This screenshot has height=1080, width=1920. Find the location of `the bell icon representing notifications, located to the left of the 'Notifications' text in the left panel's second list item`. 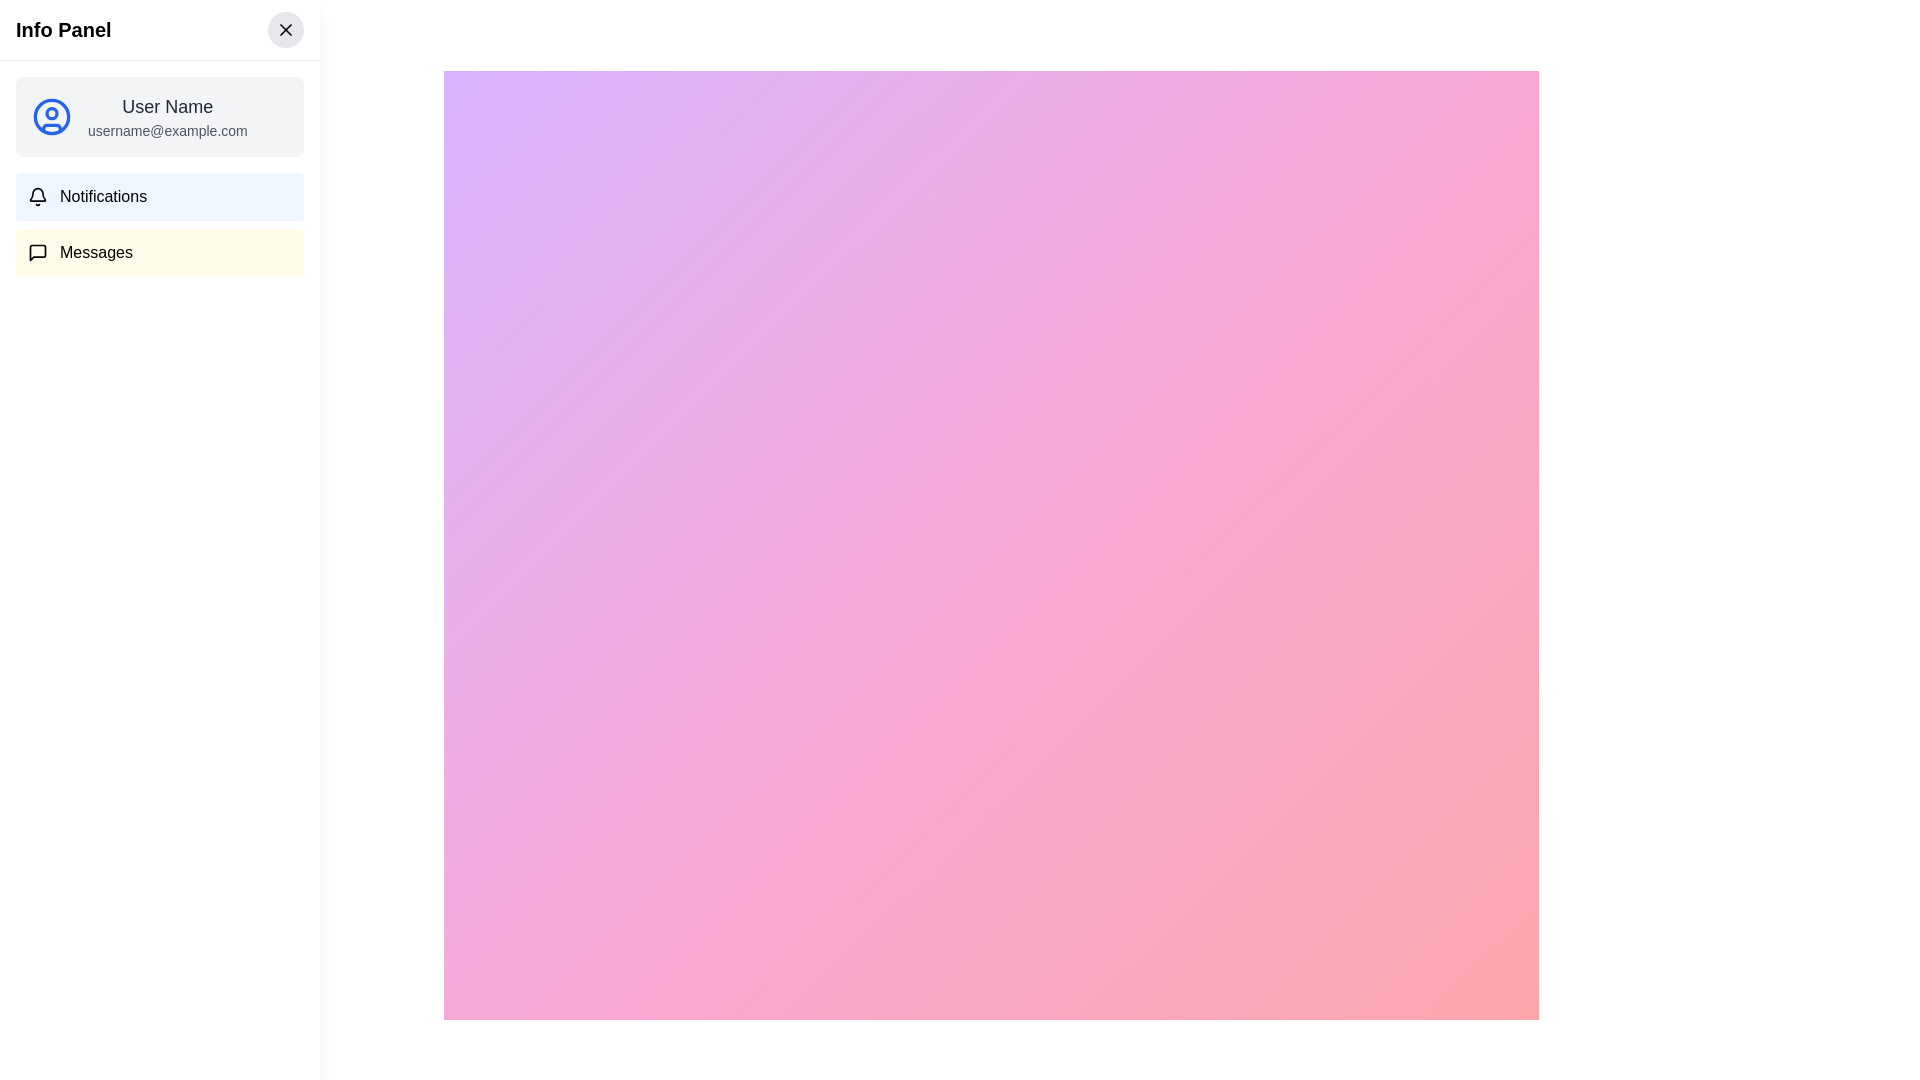

the bell icon representing notifications, located to the left of the 'Notifications' text in the left panel's second list item is located at coordinates (38, 196).